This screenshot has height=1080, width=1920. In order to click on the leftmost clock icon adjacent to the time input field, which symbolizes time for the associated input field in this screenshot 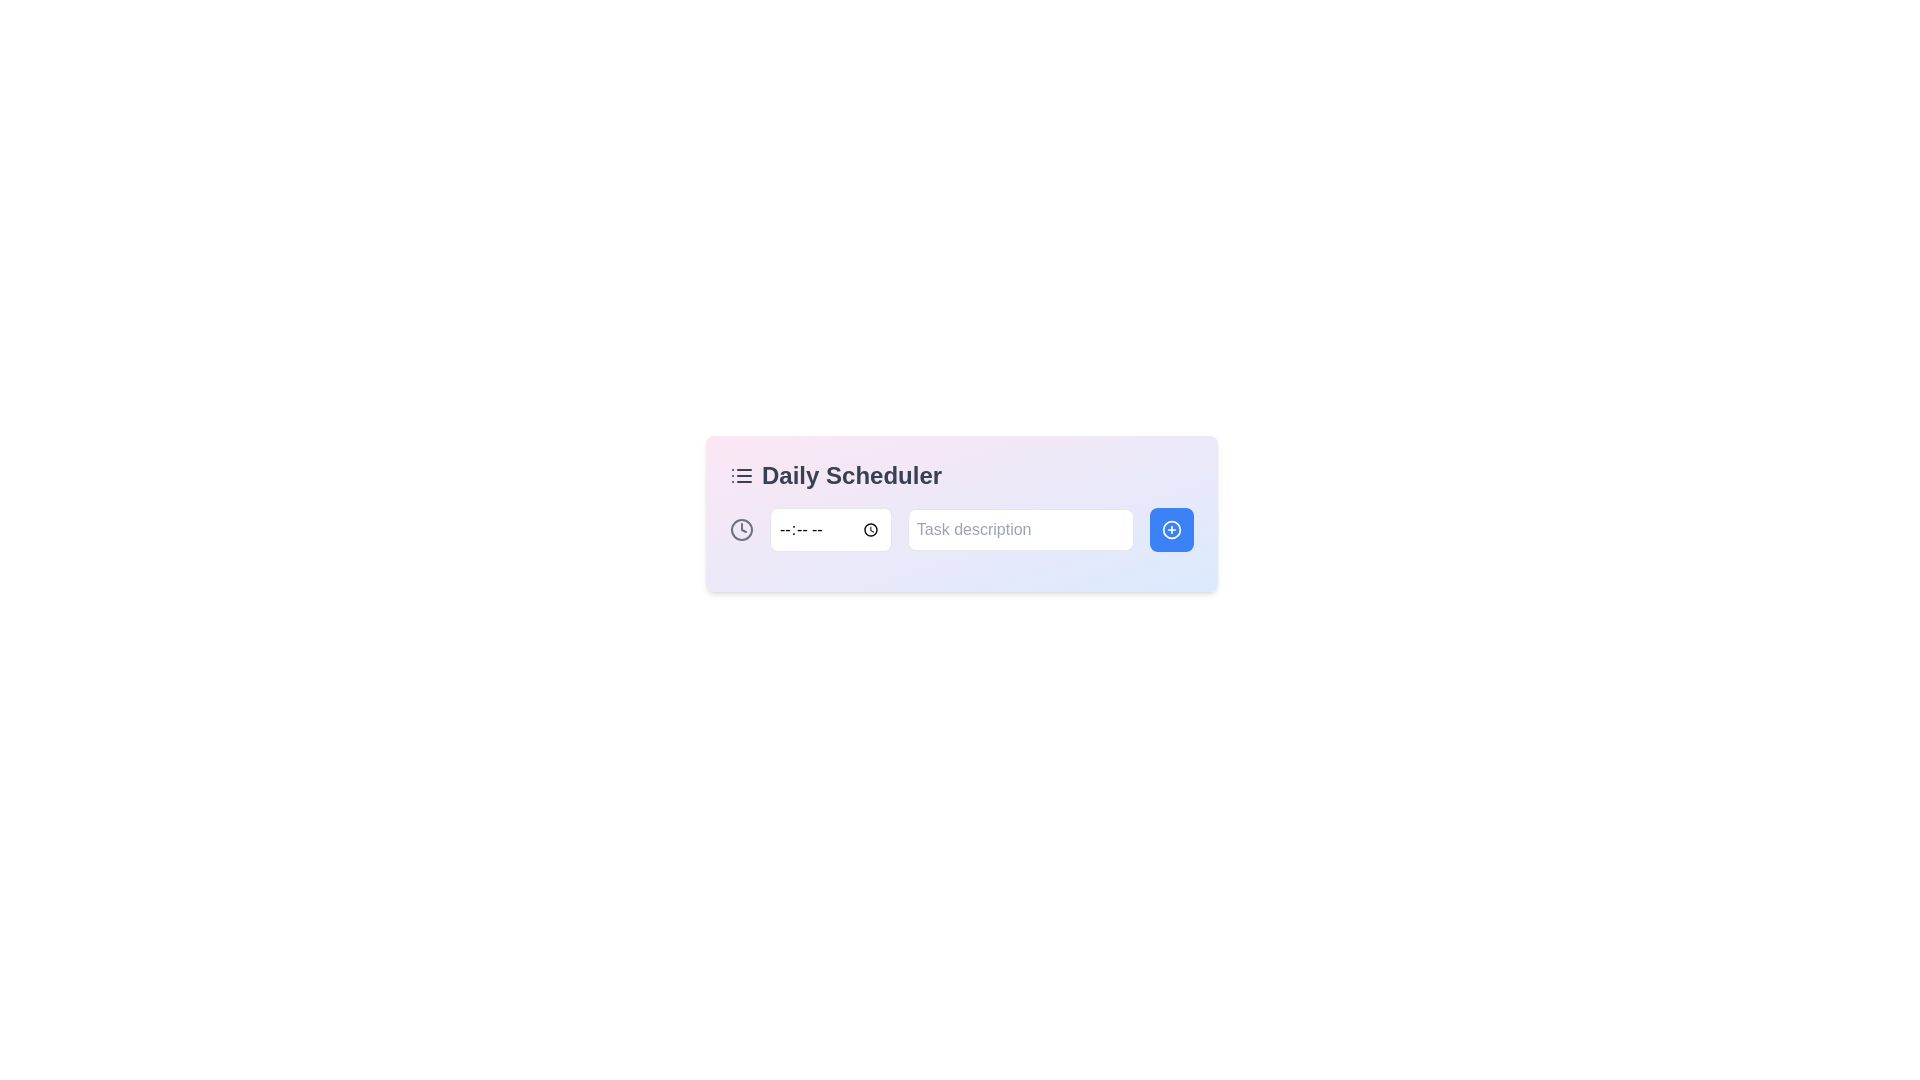, I will do `click(741, 528)`.